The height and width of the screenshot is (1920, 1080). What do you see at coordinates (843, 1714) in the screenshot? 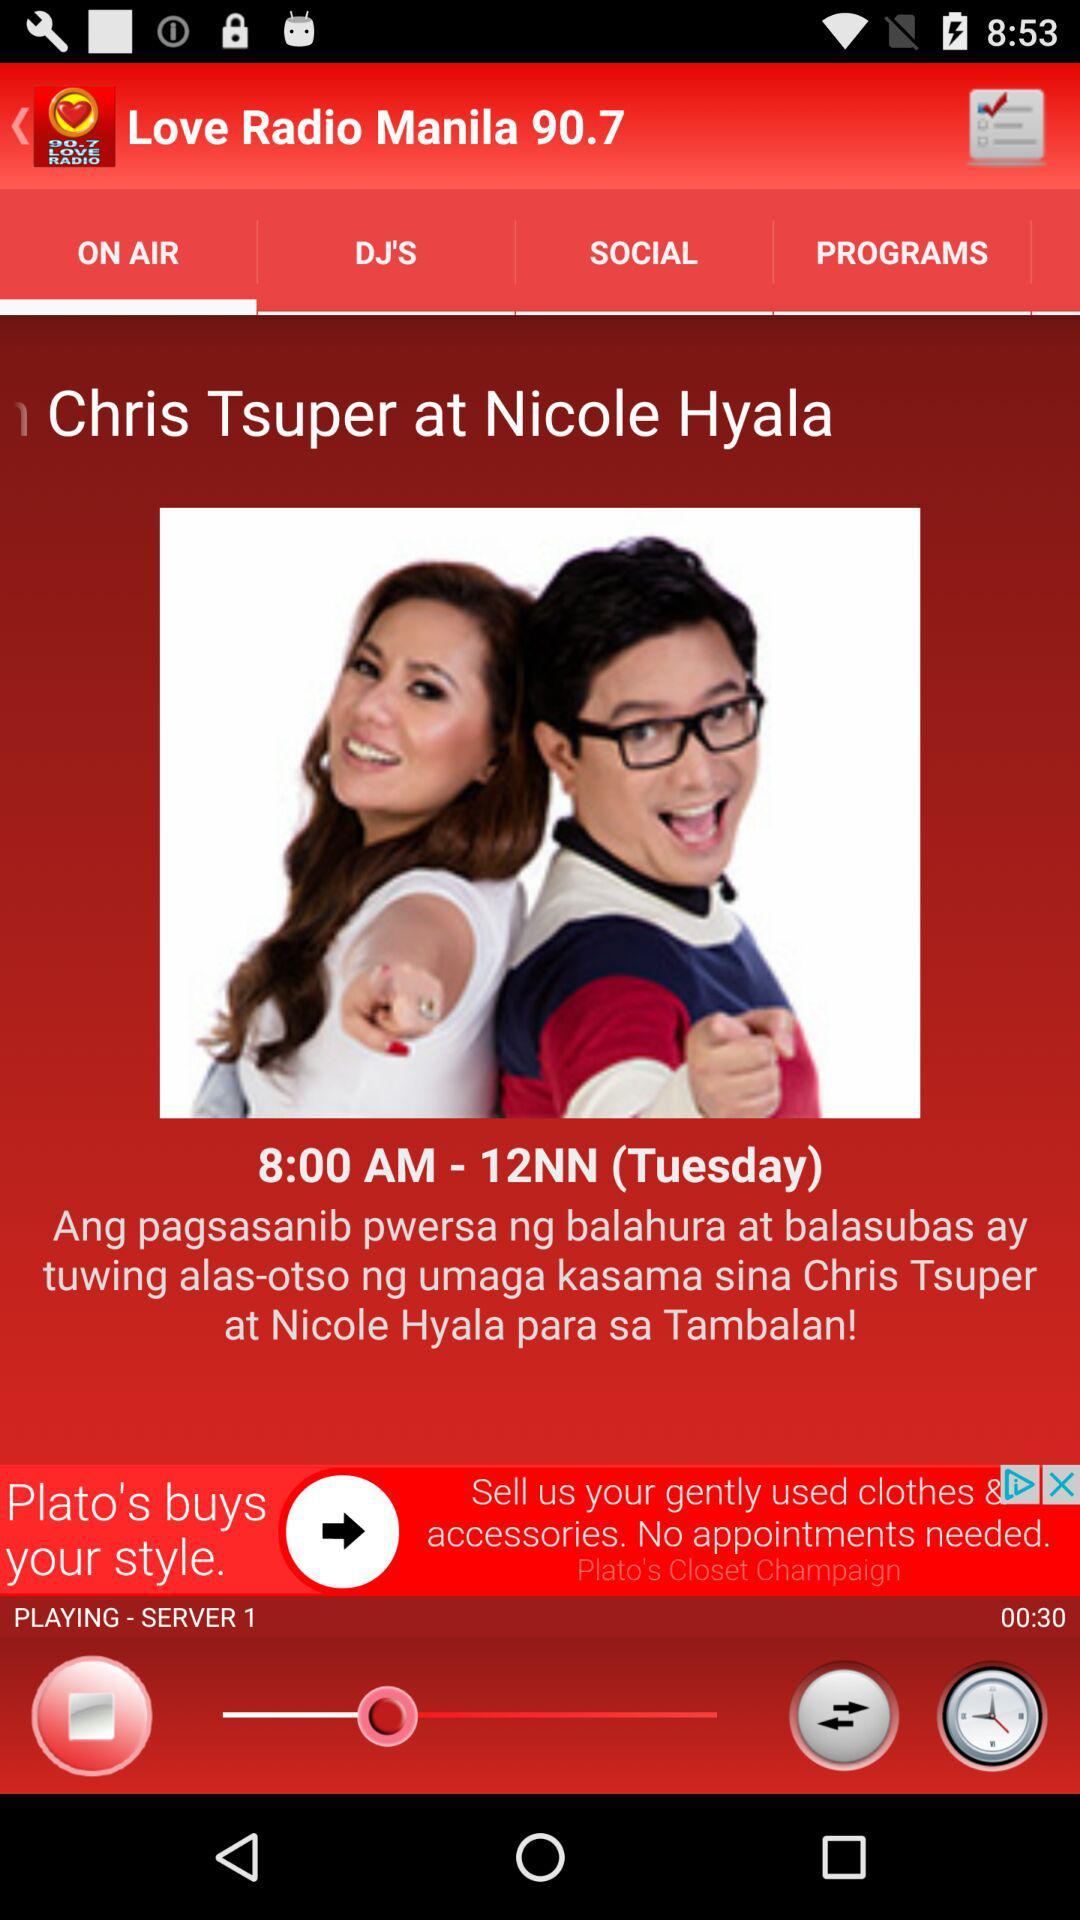
I see `click previous and next button` at bounding box center [843, 1714].